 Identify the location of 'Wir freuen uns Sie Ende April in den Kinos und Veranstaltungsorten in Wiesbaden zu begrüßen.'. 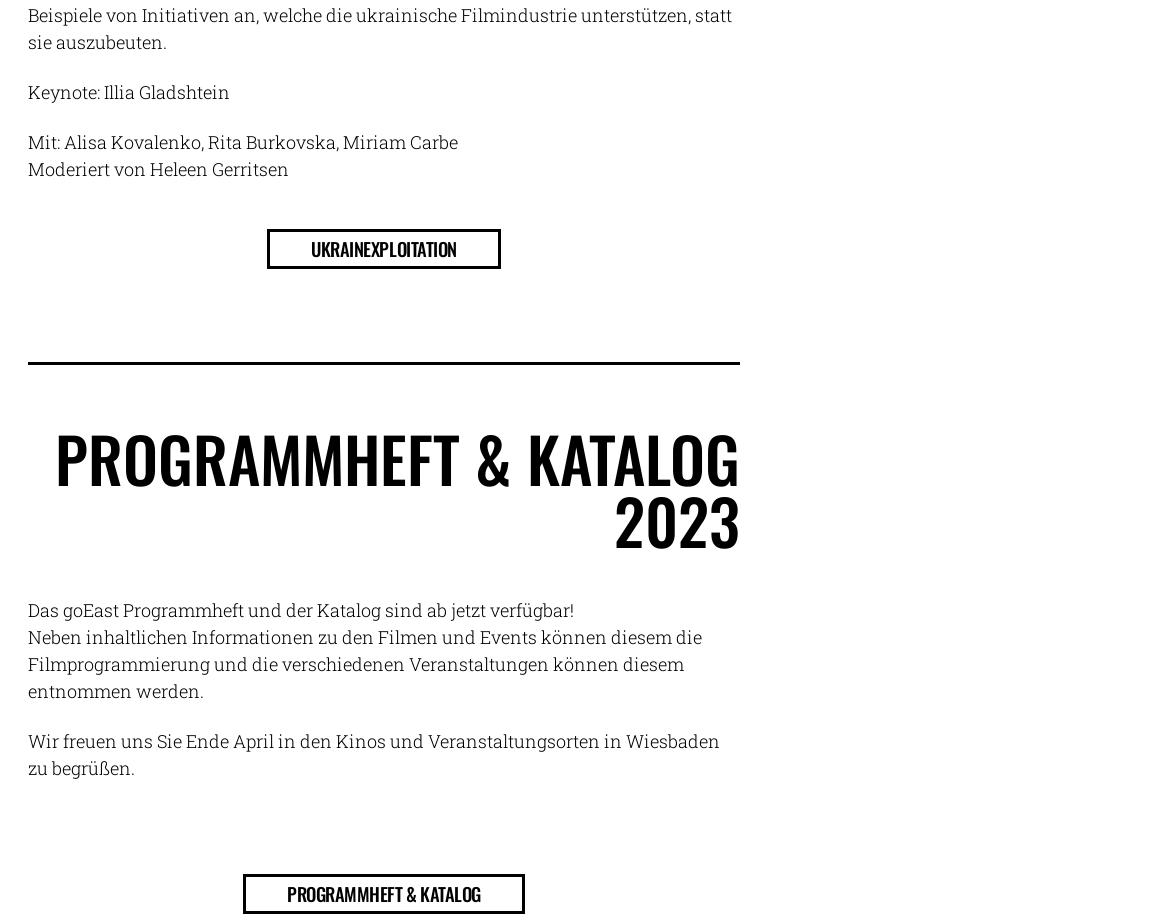
(373, 753).